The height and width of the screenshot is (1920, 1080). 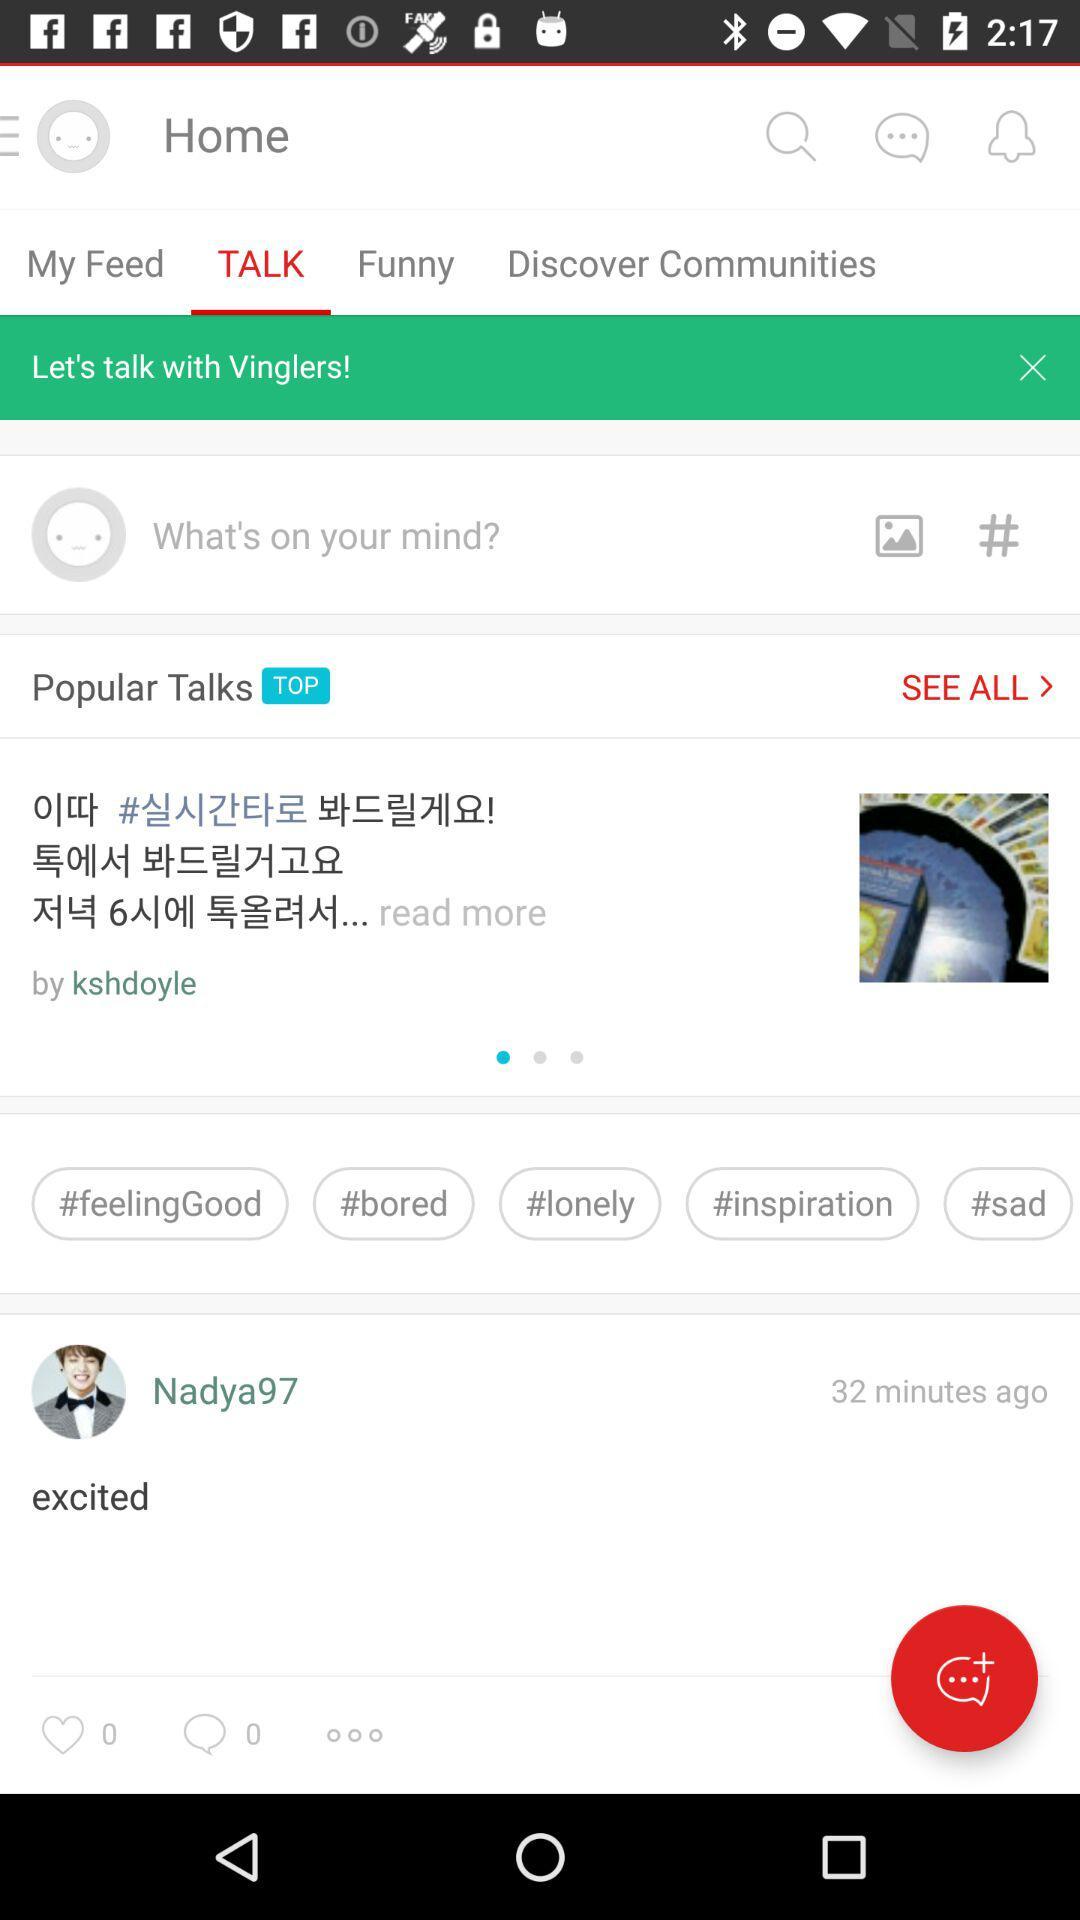 I want to click on the chat icon, so click(x=901, y=135).